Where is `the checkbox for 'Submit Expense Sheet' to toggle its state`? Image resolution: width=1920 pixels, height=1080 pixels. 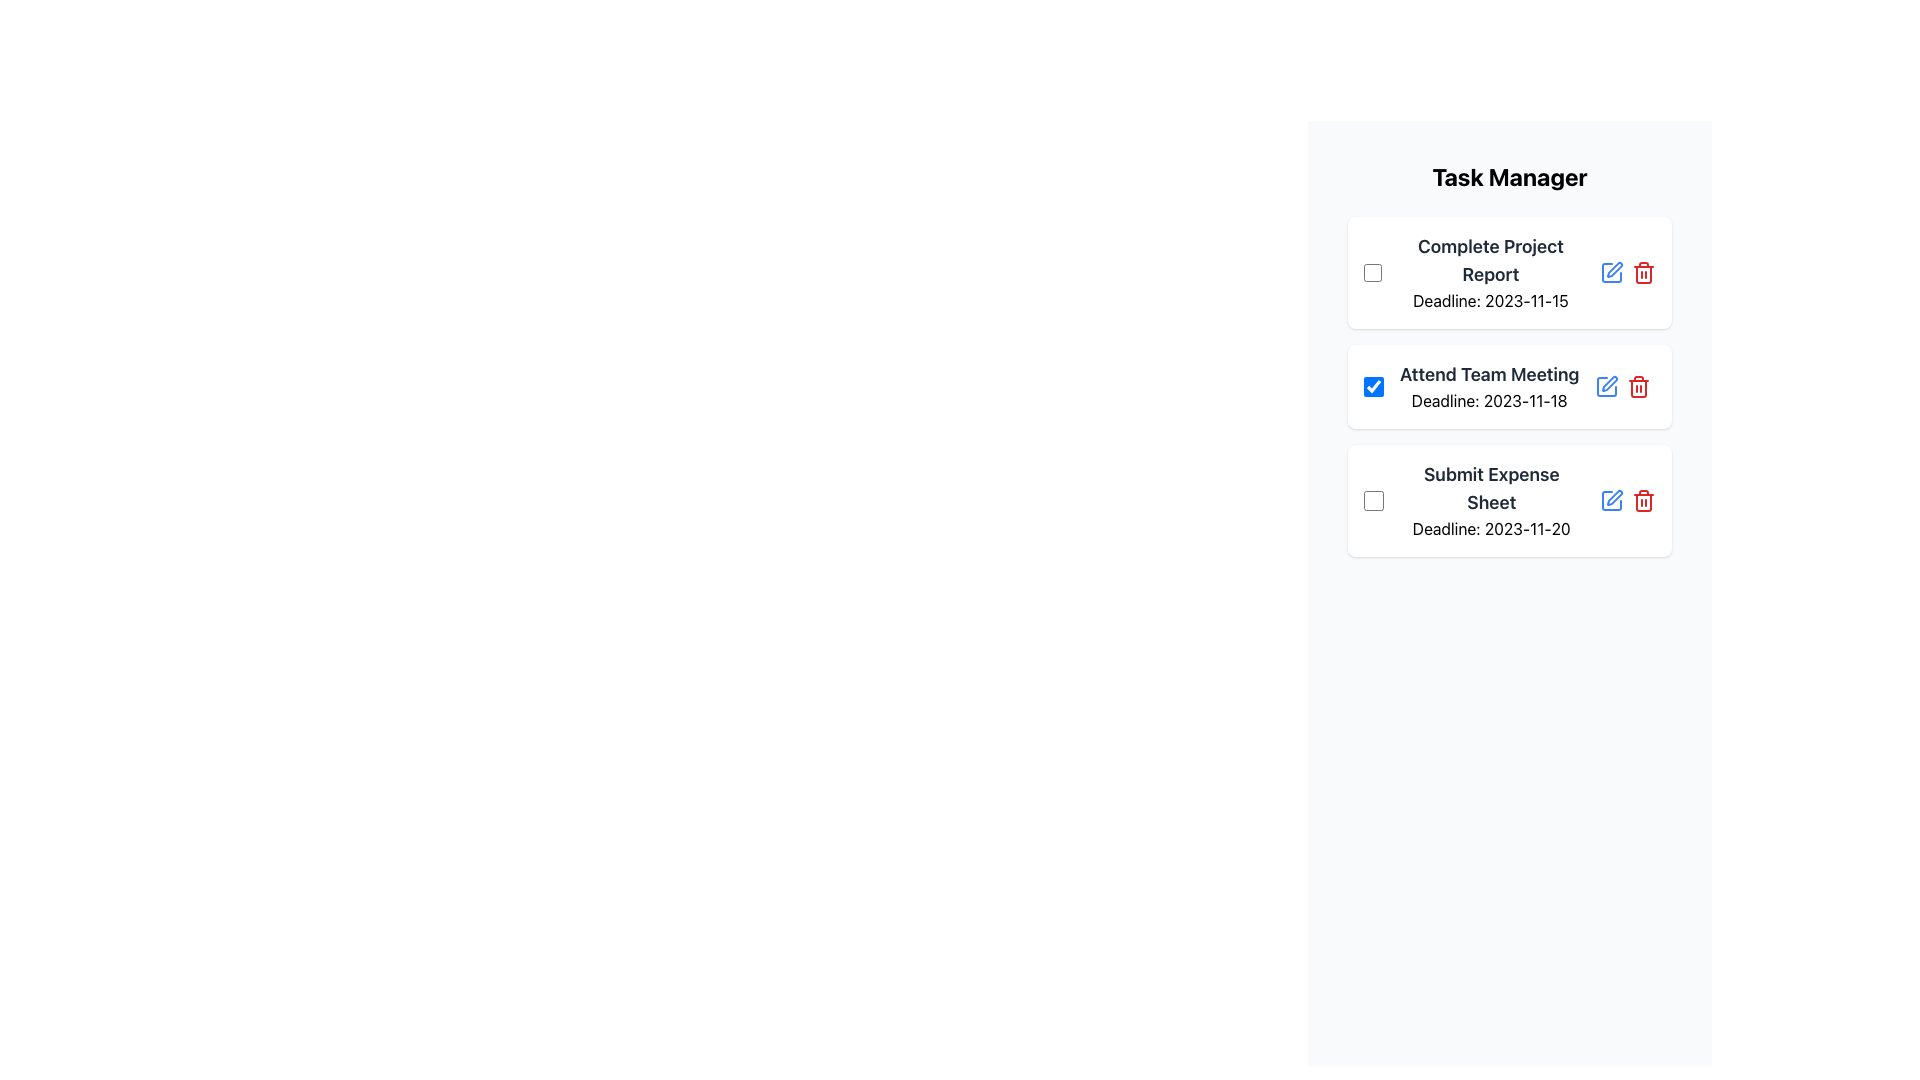 the checkbox for 'Submit Expense Sheet' to toggle its state is located at coordinates (1371, 500).